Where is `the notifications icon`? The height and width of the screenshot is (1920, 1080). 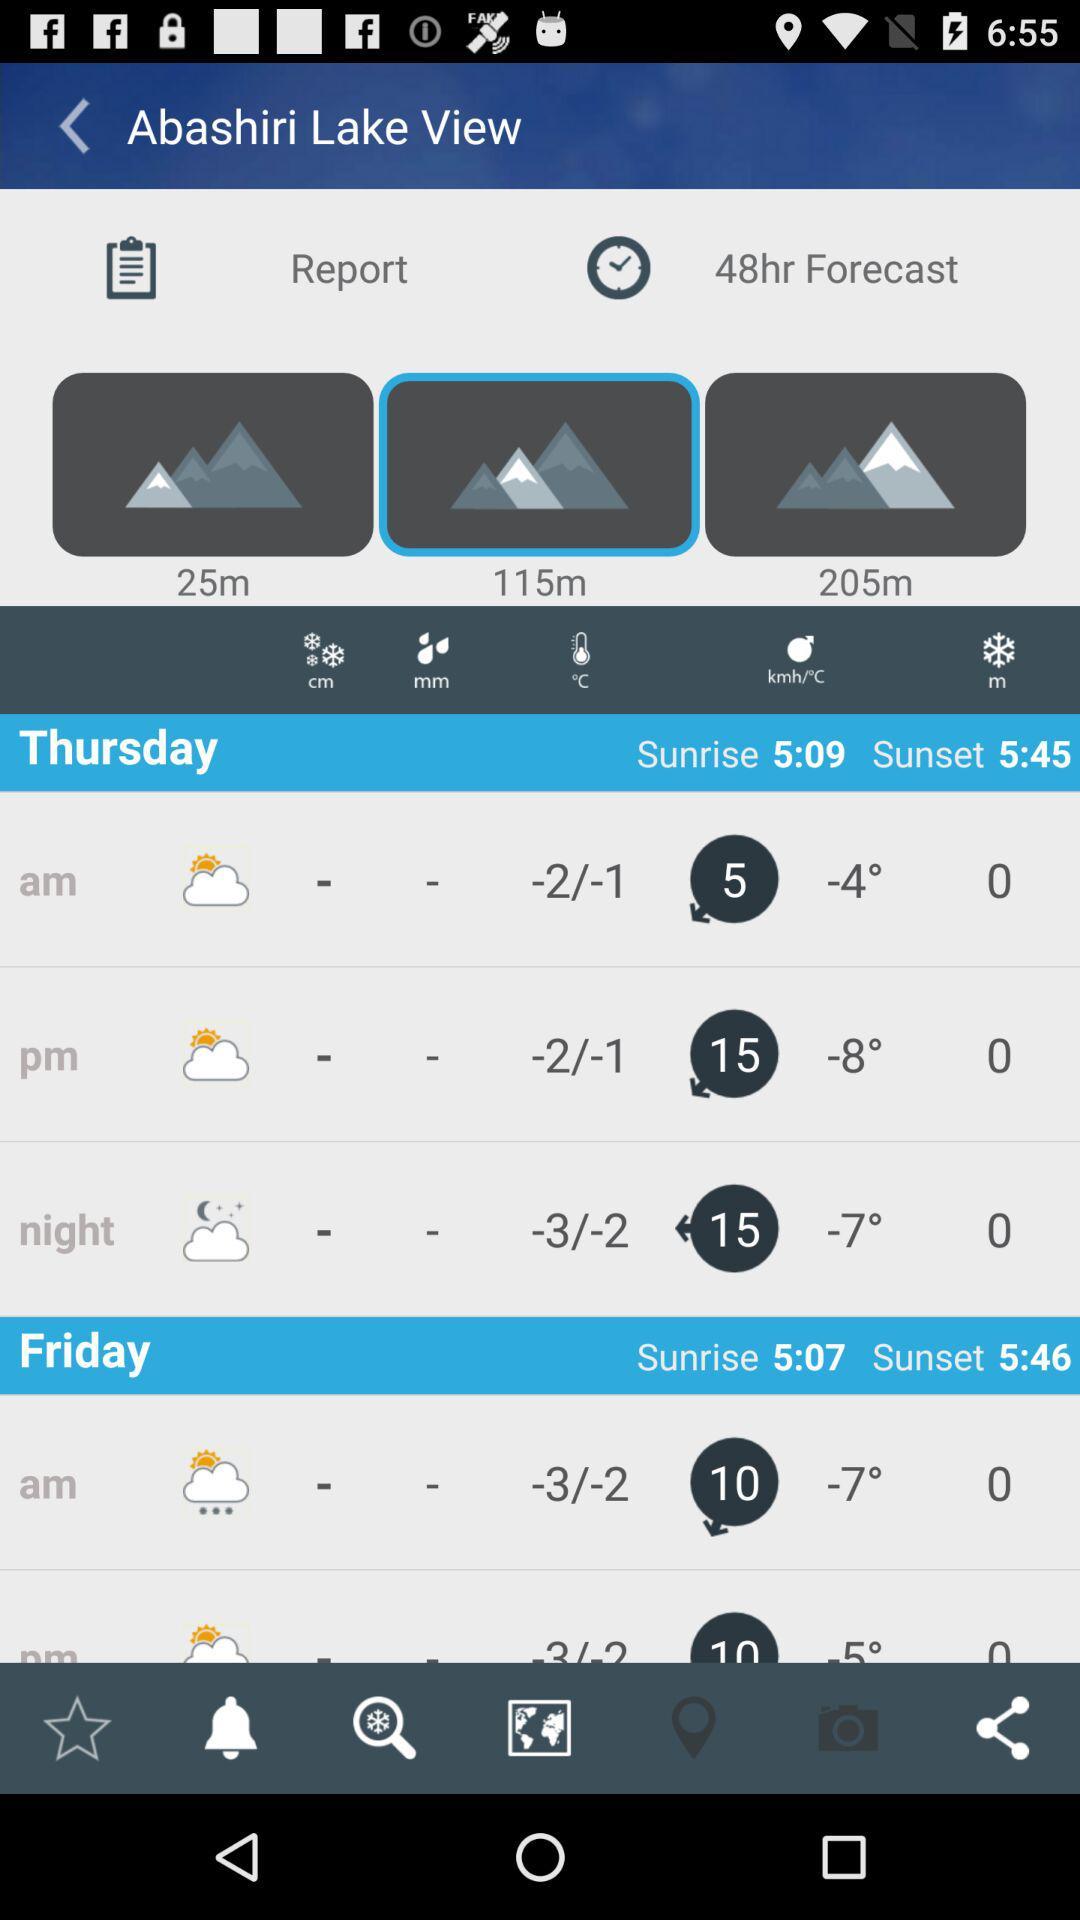
the notifications icon is located at coordinates (229, 1848).